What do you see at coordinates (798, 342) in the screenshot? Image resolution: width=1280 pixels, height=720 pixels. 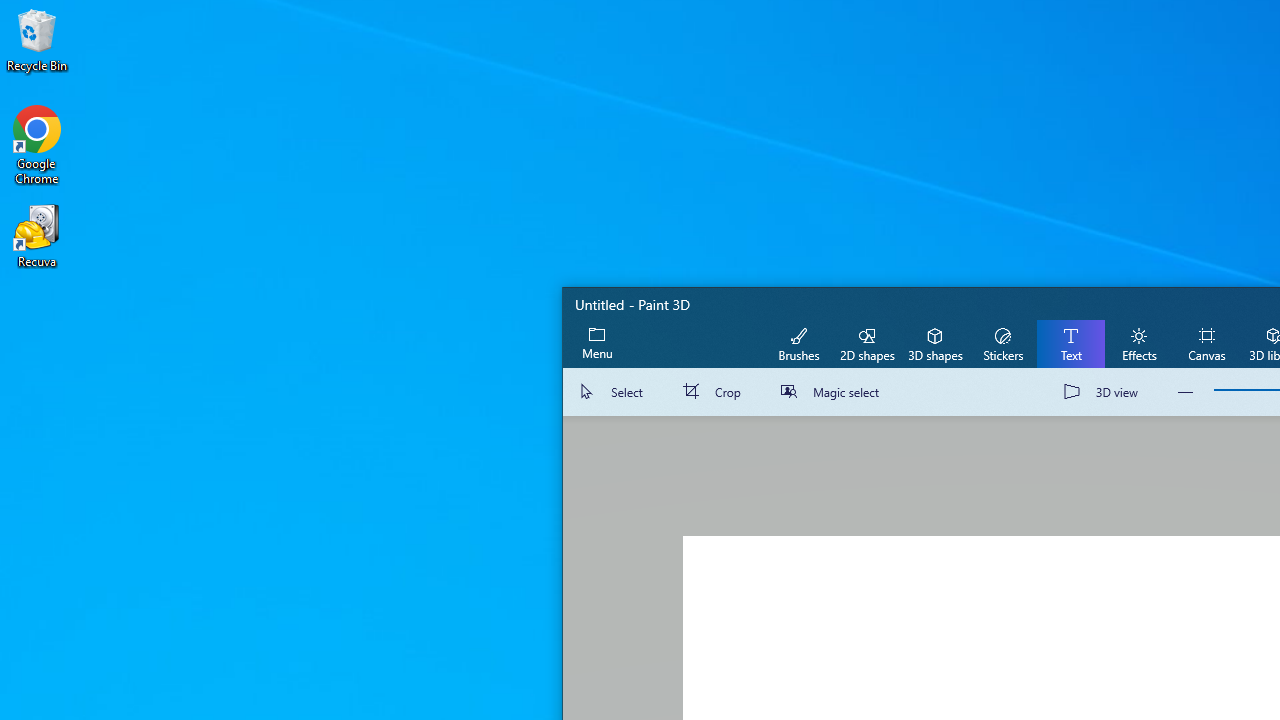 I see `'Brushes'` at bounding box center [798, 342].